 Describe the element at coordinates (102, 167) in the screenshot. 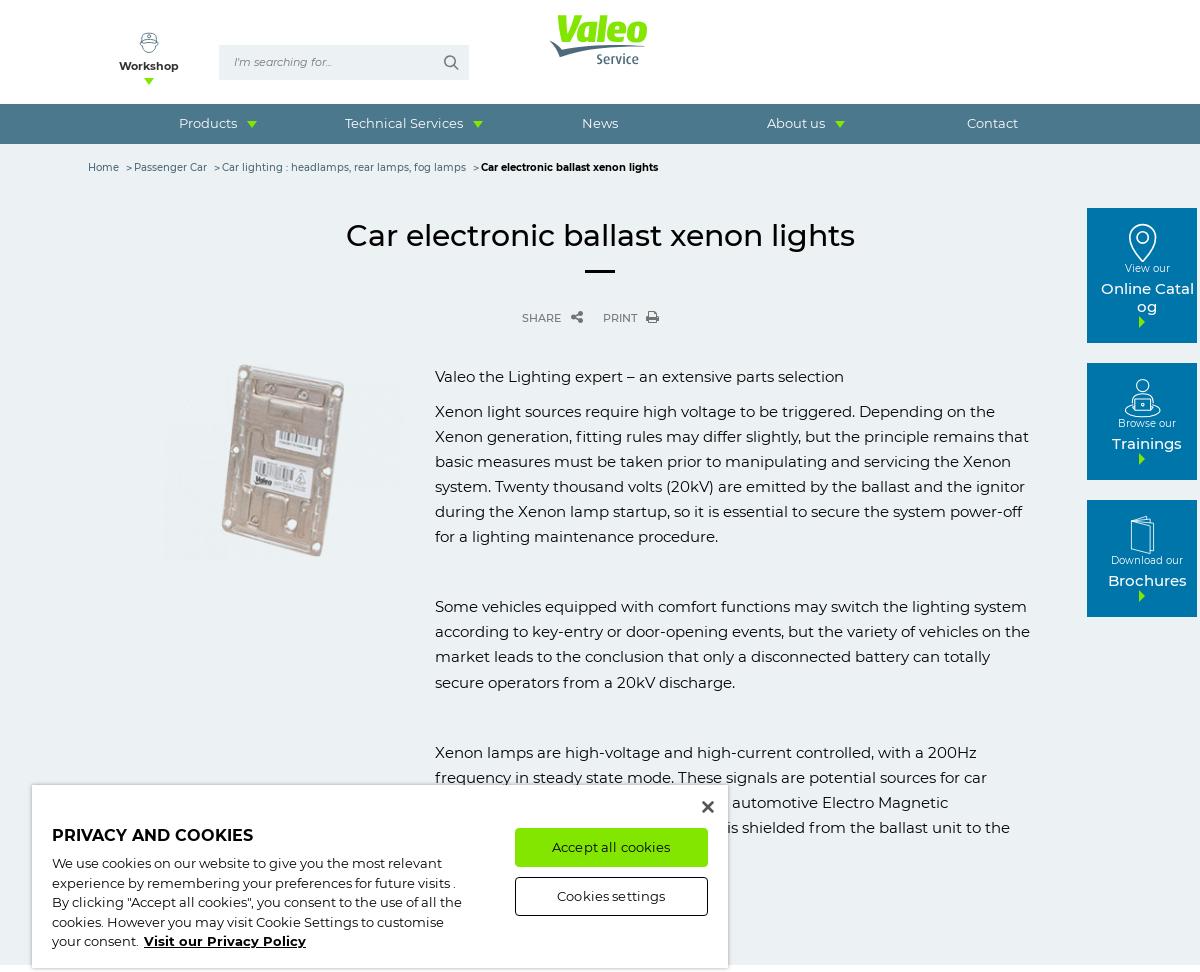

I see `'Home'` at that location.